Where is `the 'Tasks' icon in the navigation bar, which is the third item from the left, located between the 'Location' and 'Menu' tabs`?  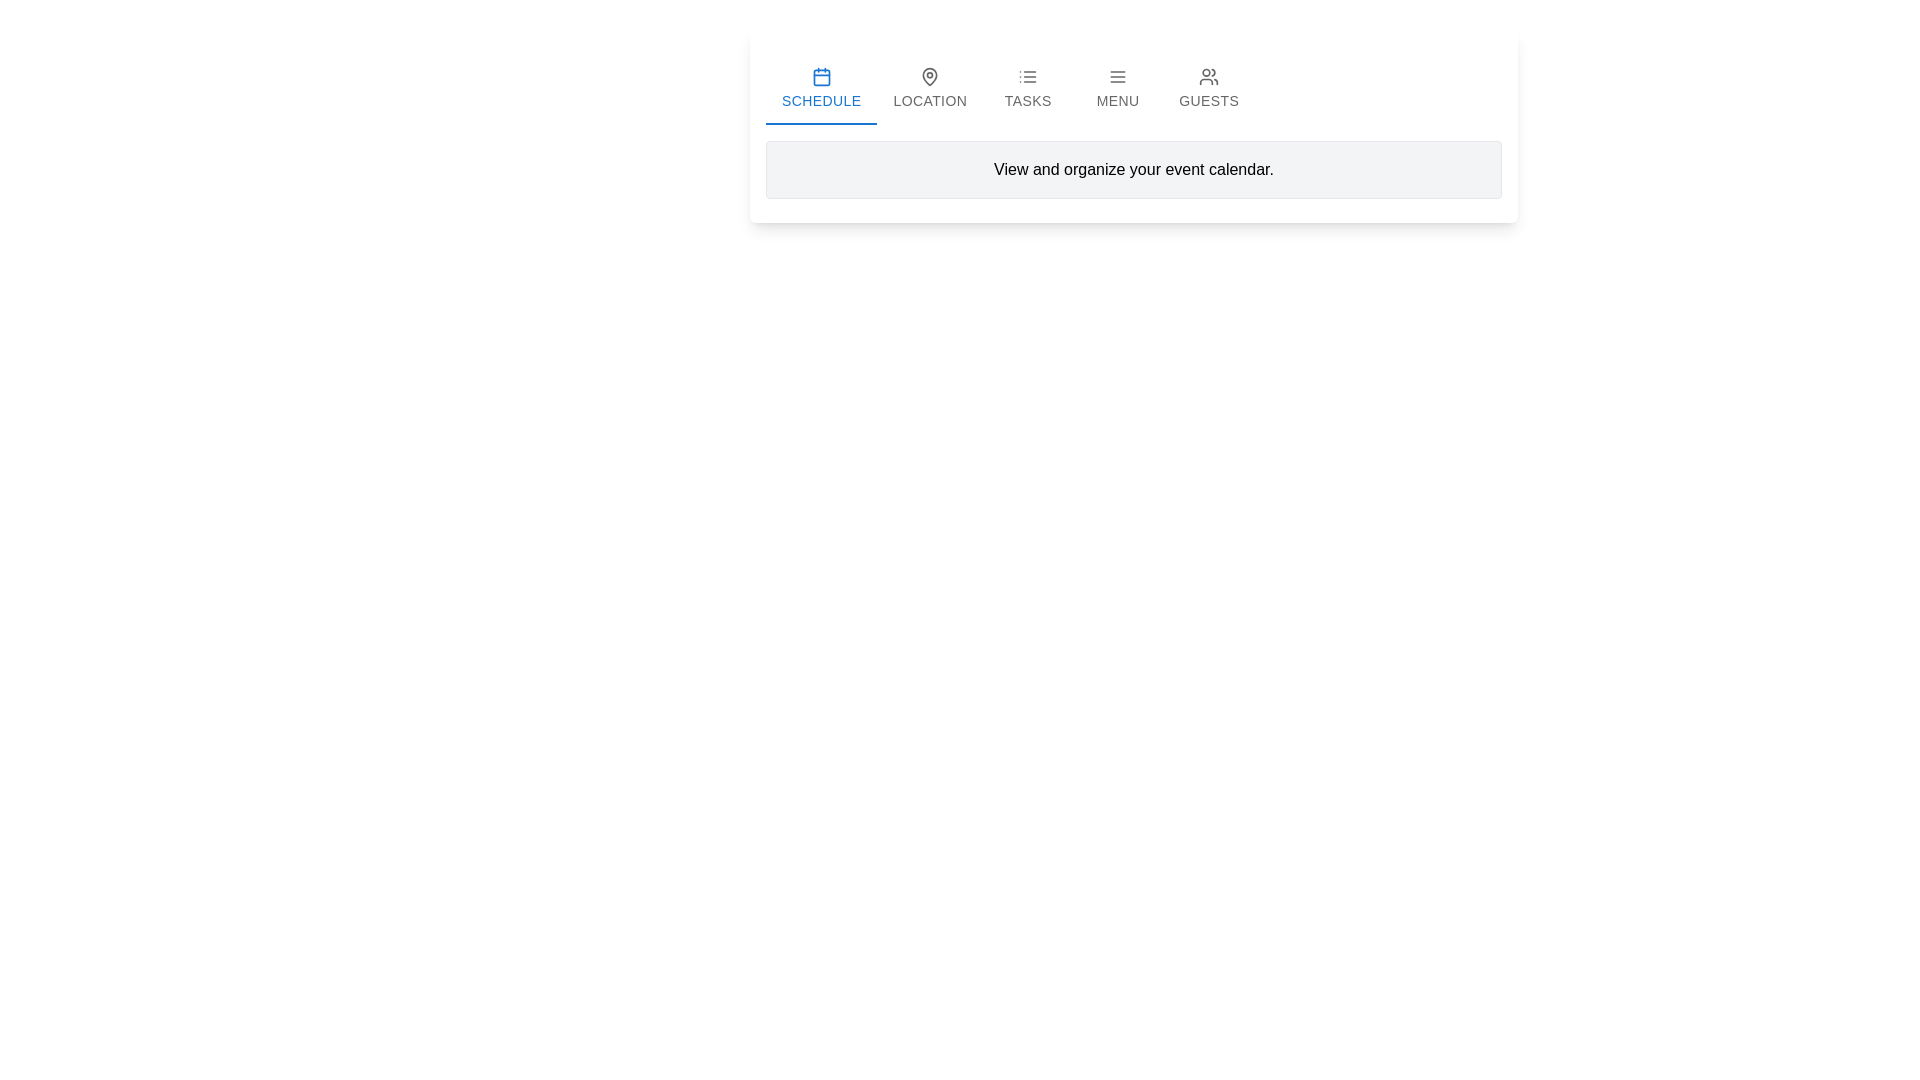
the 'Tasks' icon in the navigation bar, which is the third item from the left, located between the 'Location' and 'Menu' tabs is located at coordinates (1028, 76).